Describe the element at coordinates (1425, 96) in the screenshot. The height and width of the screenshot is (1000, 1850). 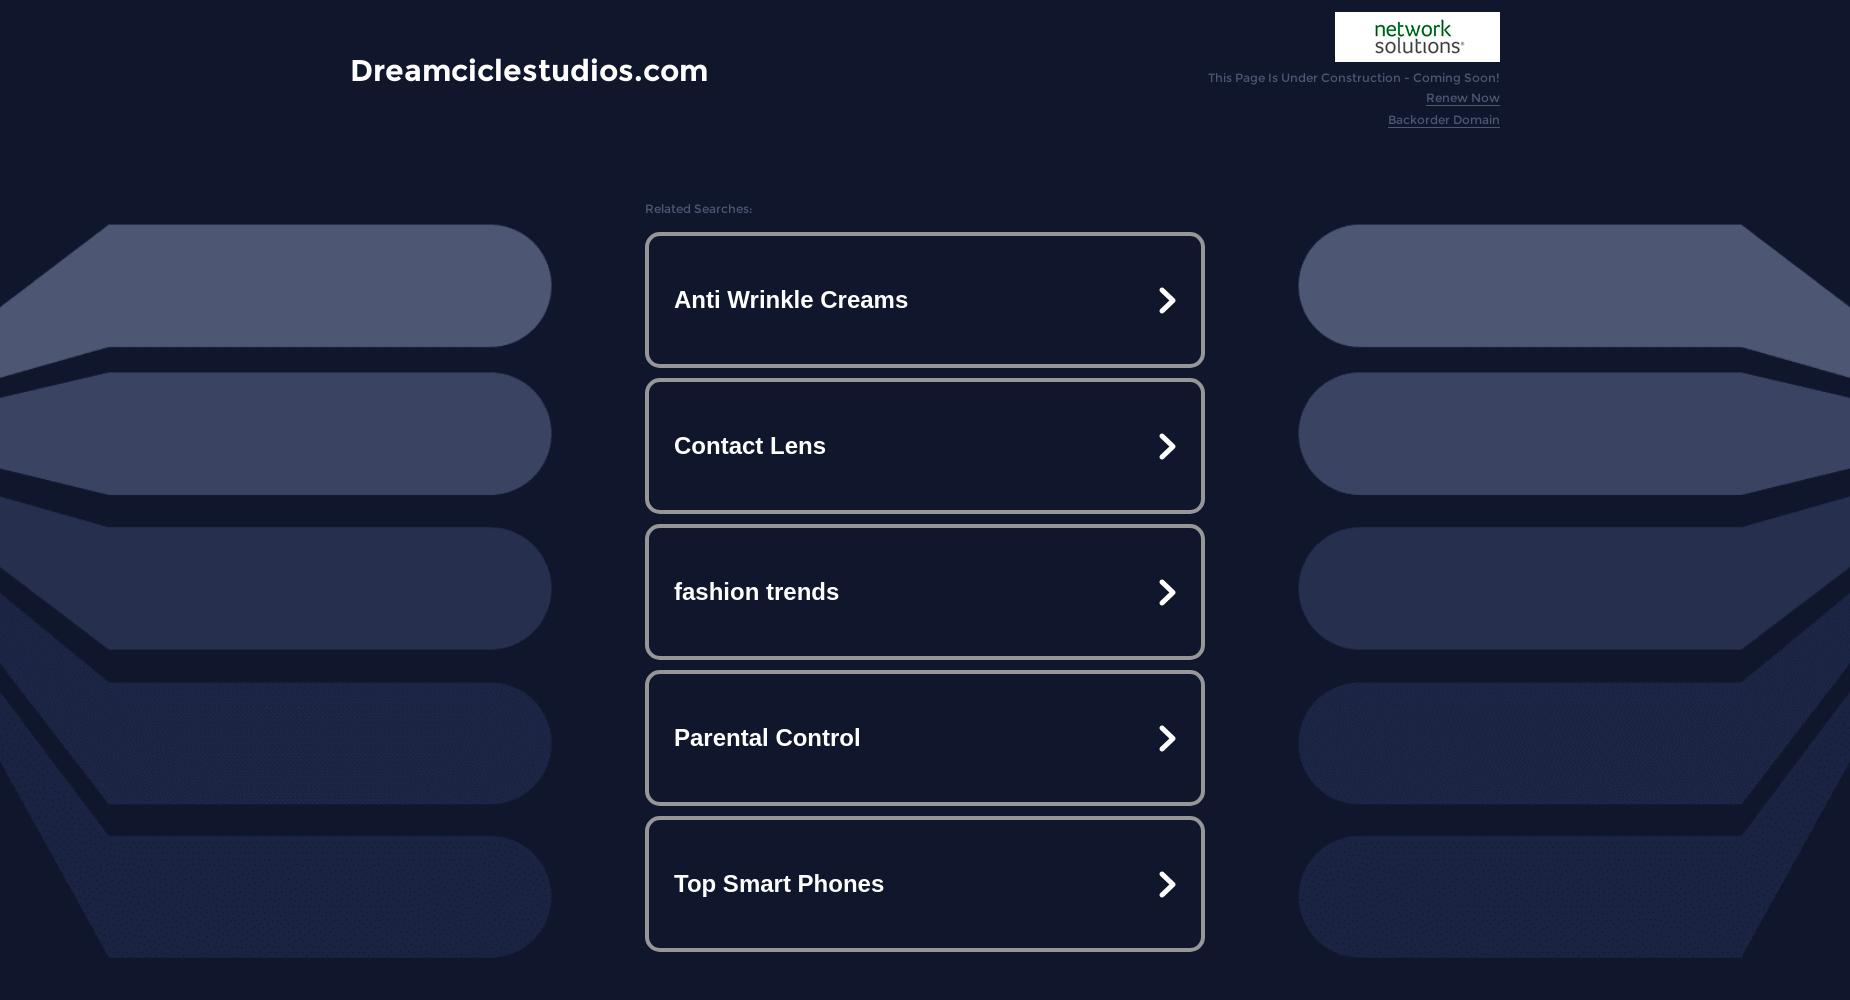
I see `'Renew Now'` at that location.